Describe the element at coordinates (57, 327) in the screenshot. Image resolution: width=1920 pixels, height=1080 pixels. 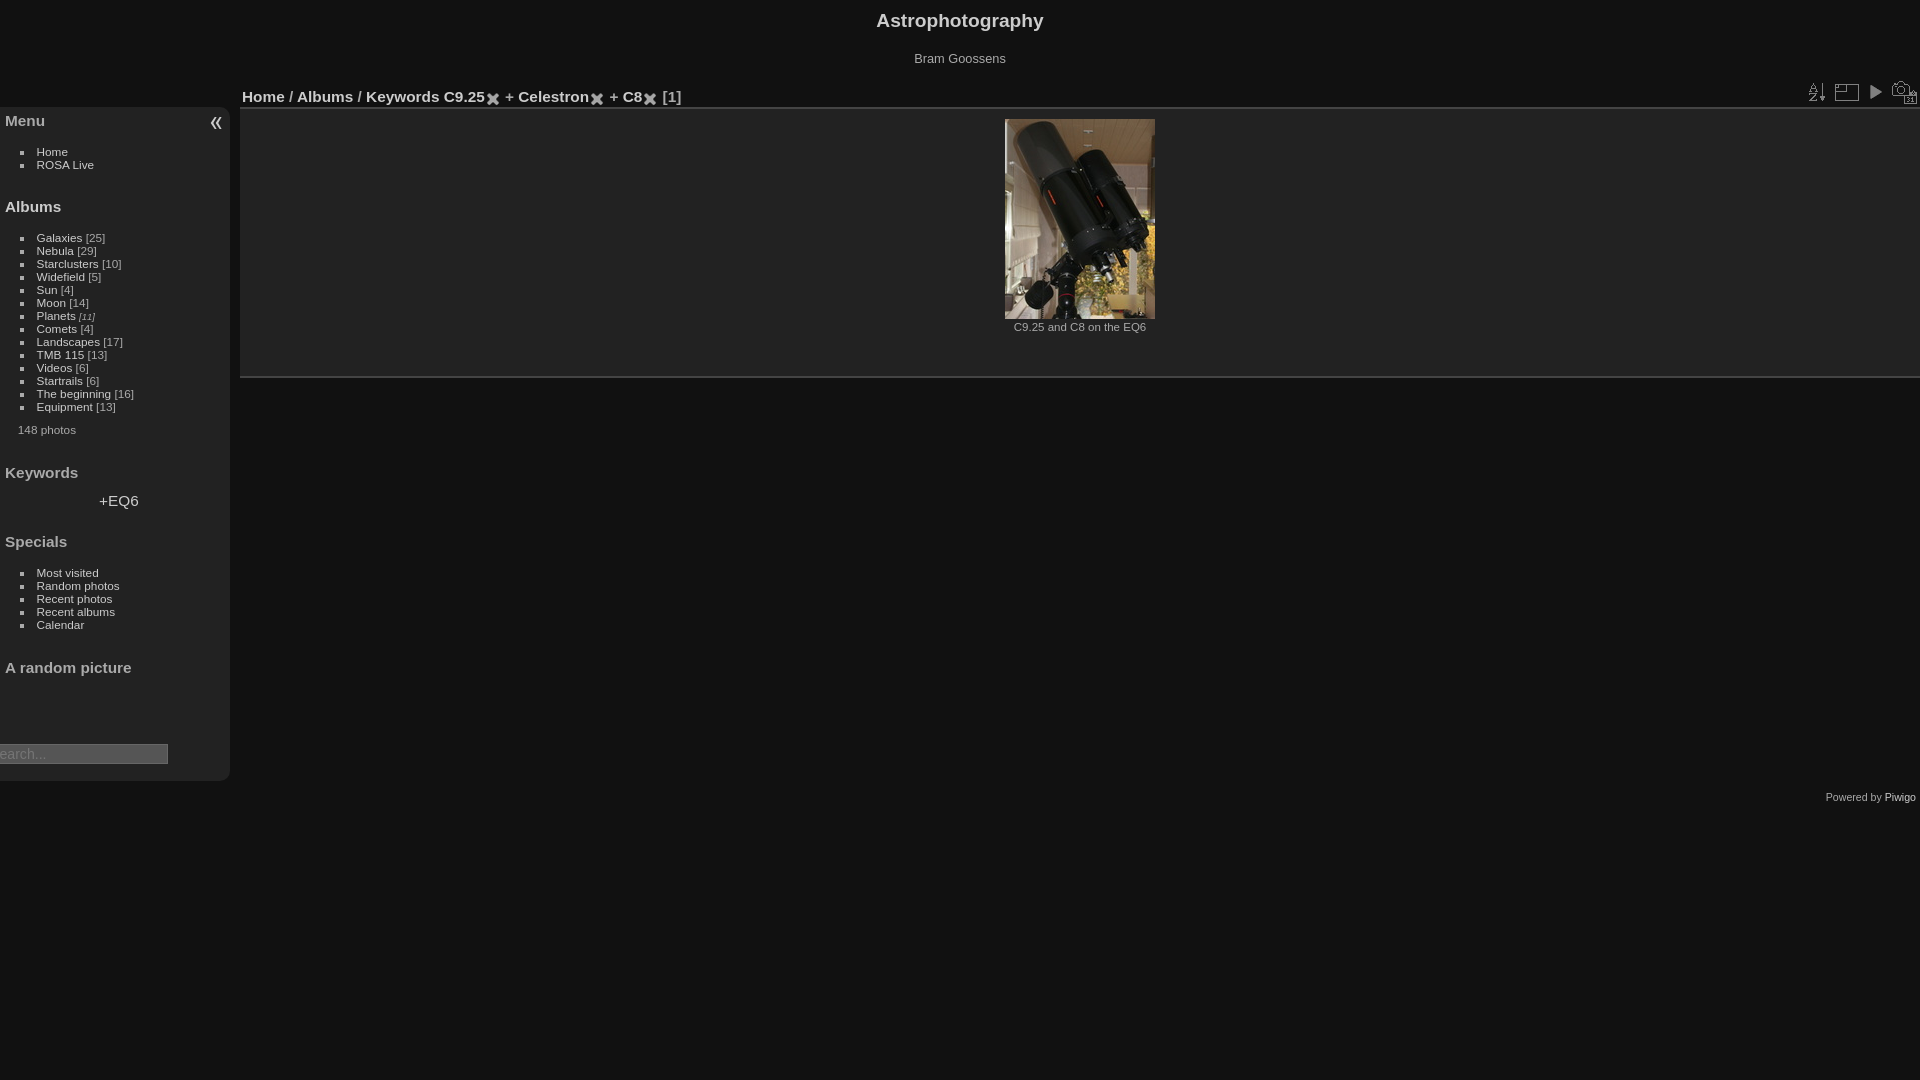
I see `'Comets'` at that location.